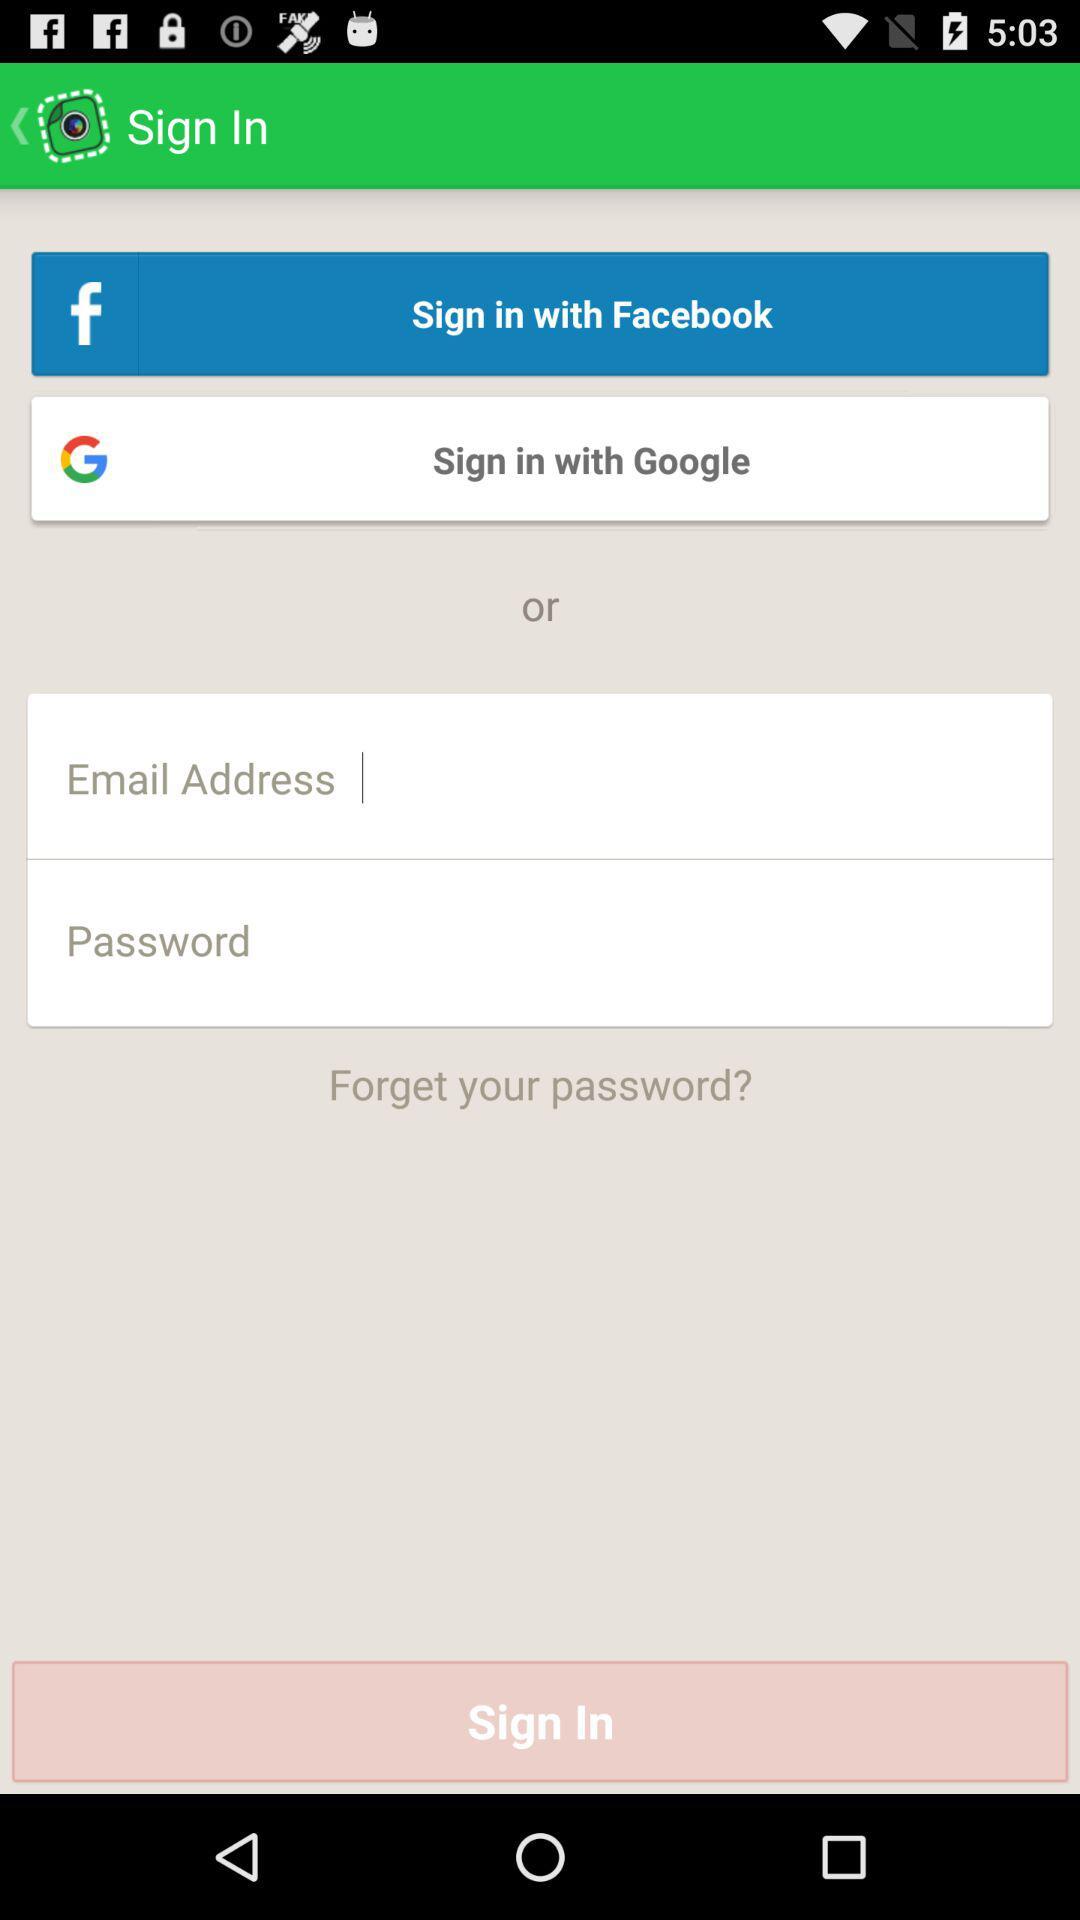 The width and height of the screenshot is (1080, 1920). What do you see at coordinates (540, 1069) in the screenshot?
I see `forget your password? app` at bounding box center [540, 1069].